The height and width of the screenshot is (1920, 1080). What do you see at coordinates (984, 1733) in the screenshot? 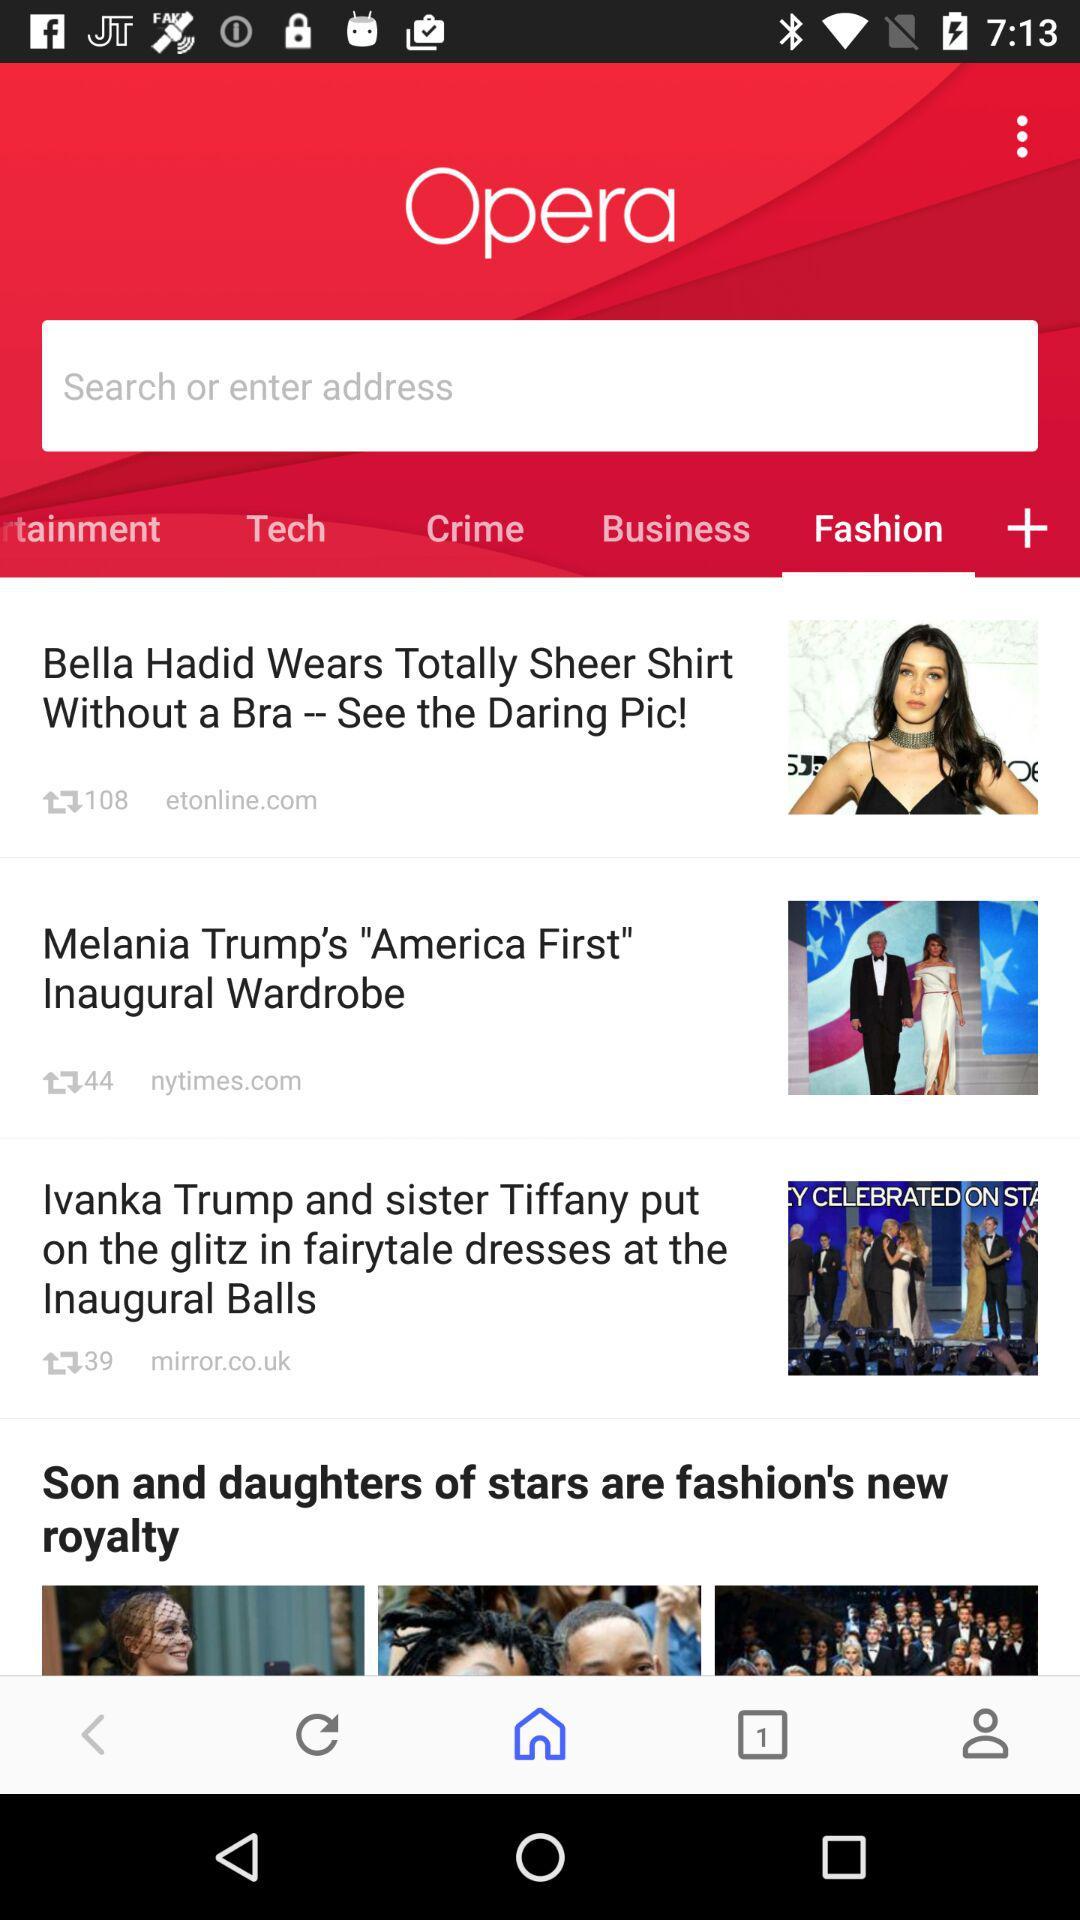
I see `the avatar icon` at bounding box center [984, 1733].